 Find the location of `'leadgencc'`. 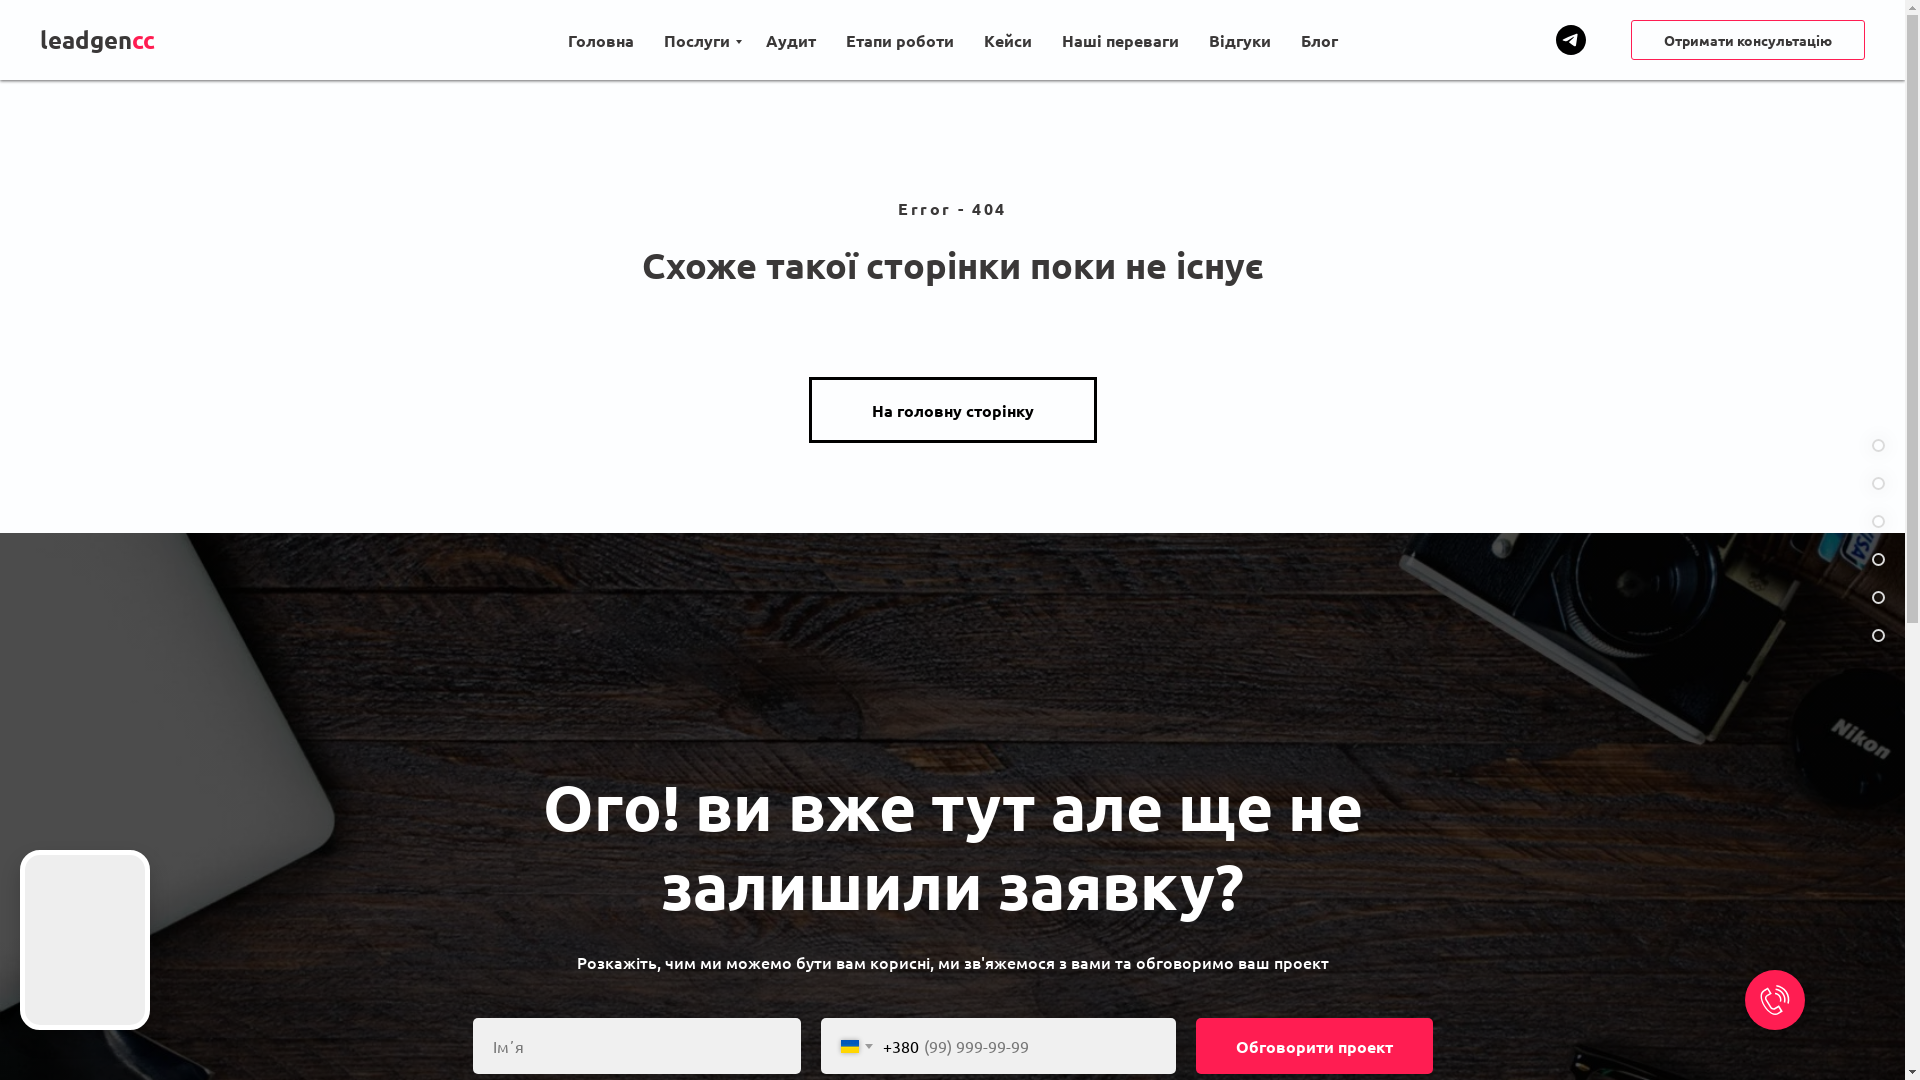

'leadgencc' is located at coordinates (111, 39).